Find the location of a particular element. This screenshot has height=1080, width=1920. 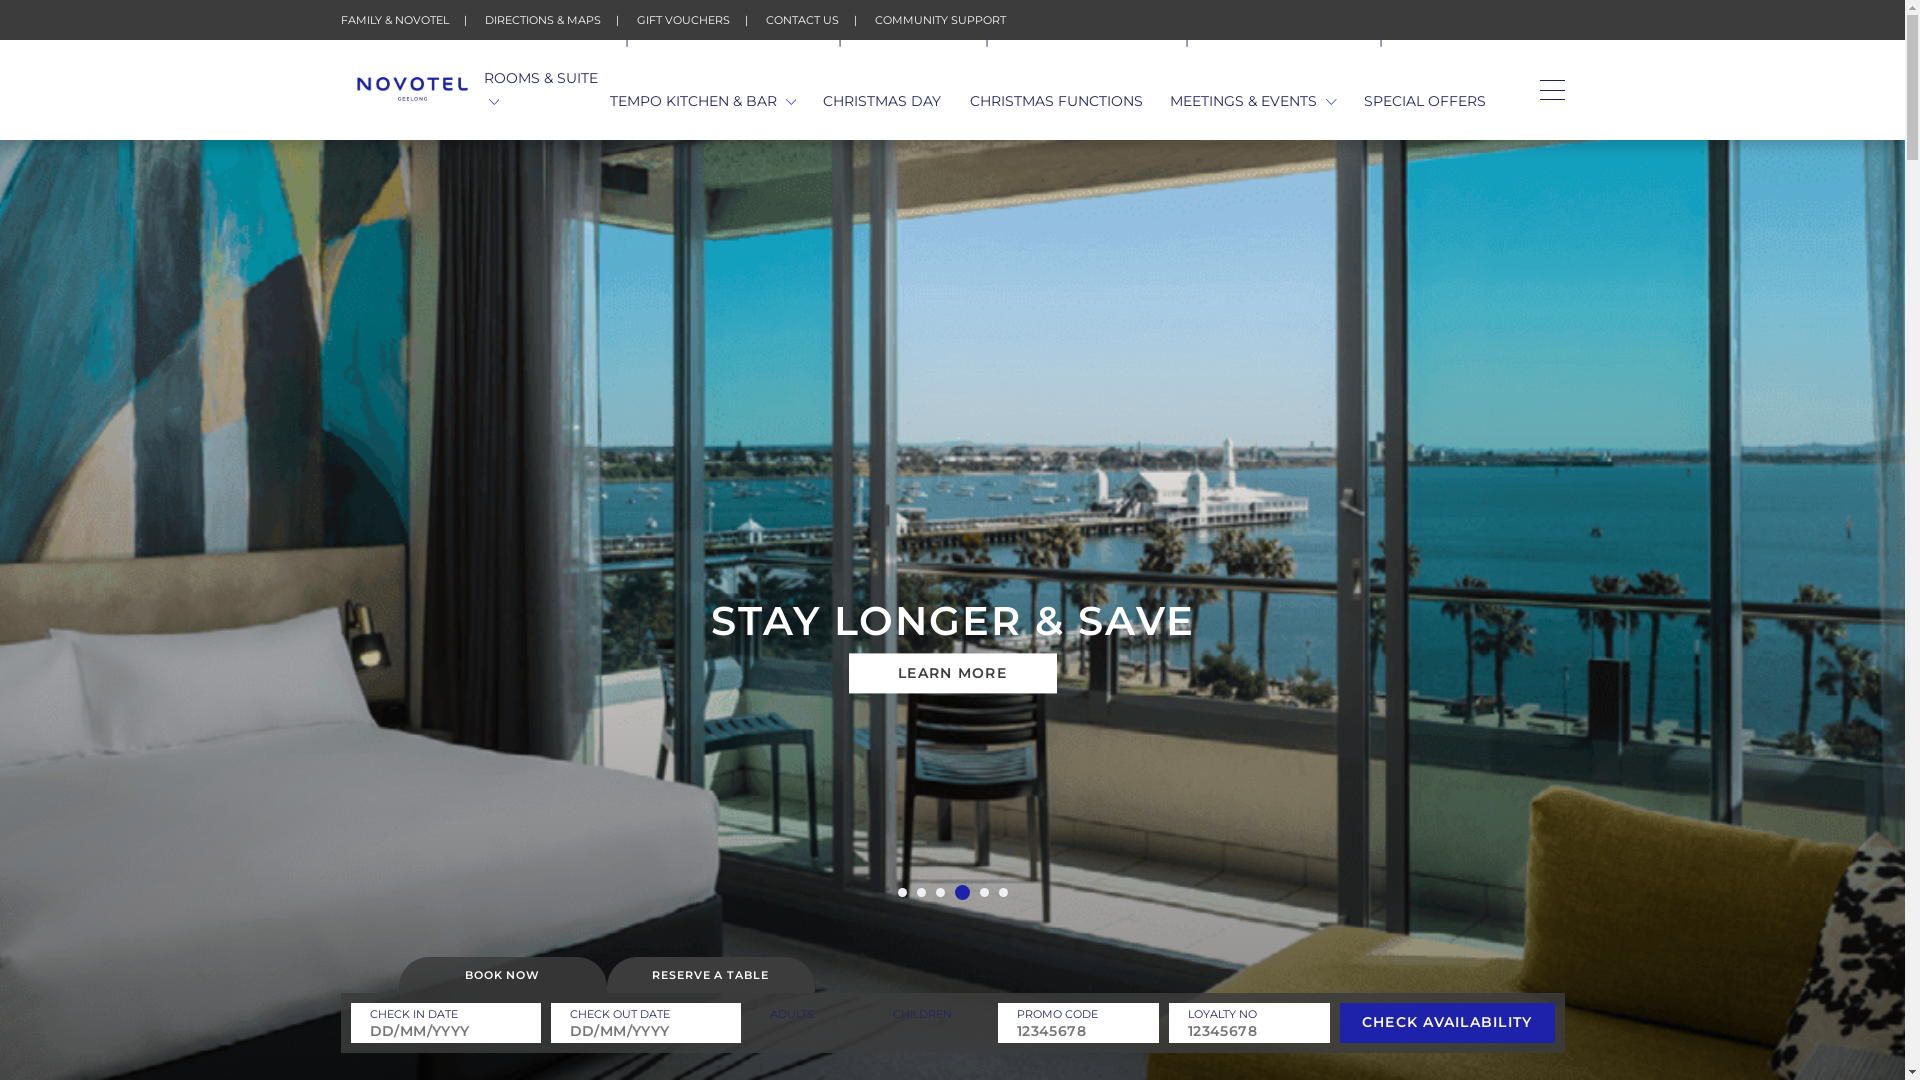

'FAMILY & NOVOTEL' is located at coordinates (393, 19).